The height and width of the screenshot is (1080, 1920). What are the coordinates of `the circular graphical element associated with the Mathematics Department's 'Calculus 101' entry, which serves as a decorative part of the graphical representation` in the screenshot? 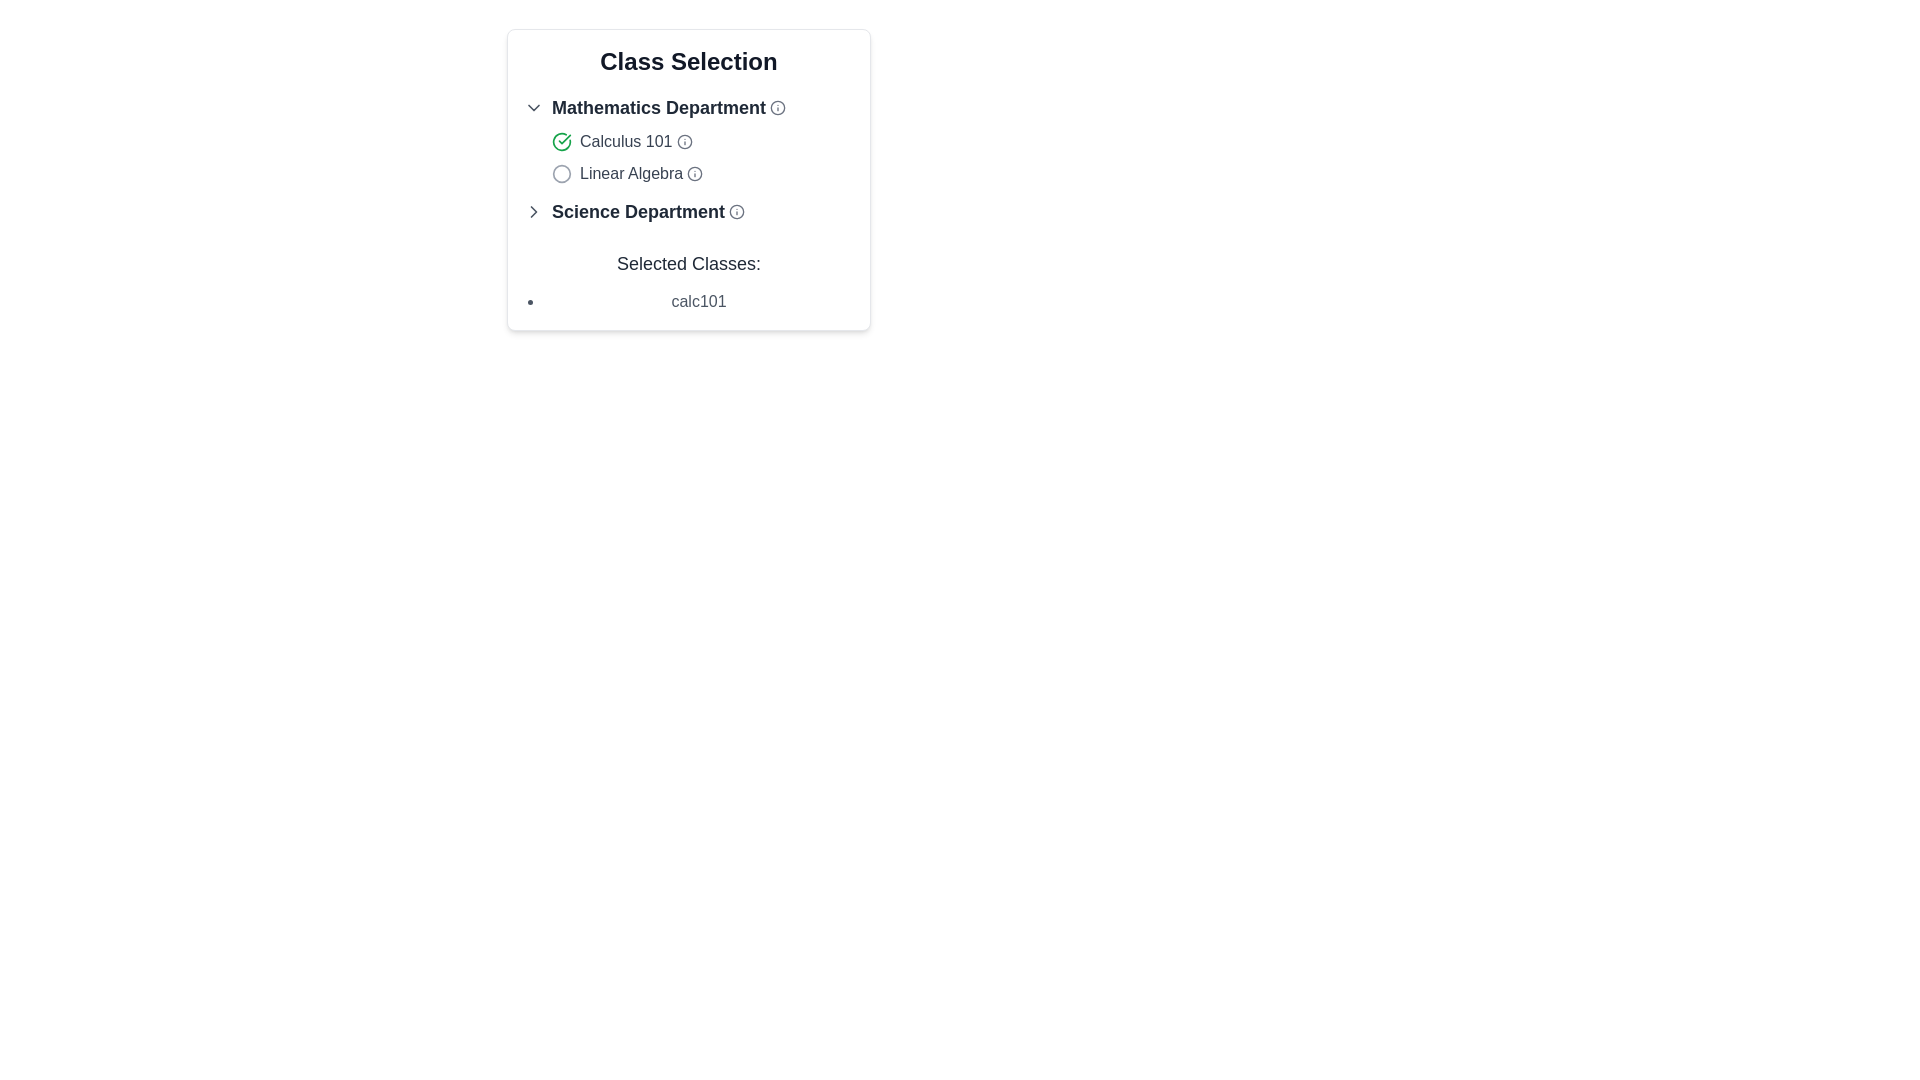 It's located at (684, 141).